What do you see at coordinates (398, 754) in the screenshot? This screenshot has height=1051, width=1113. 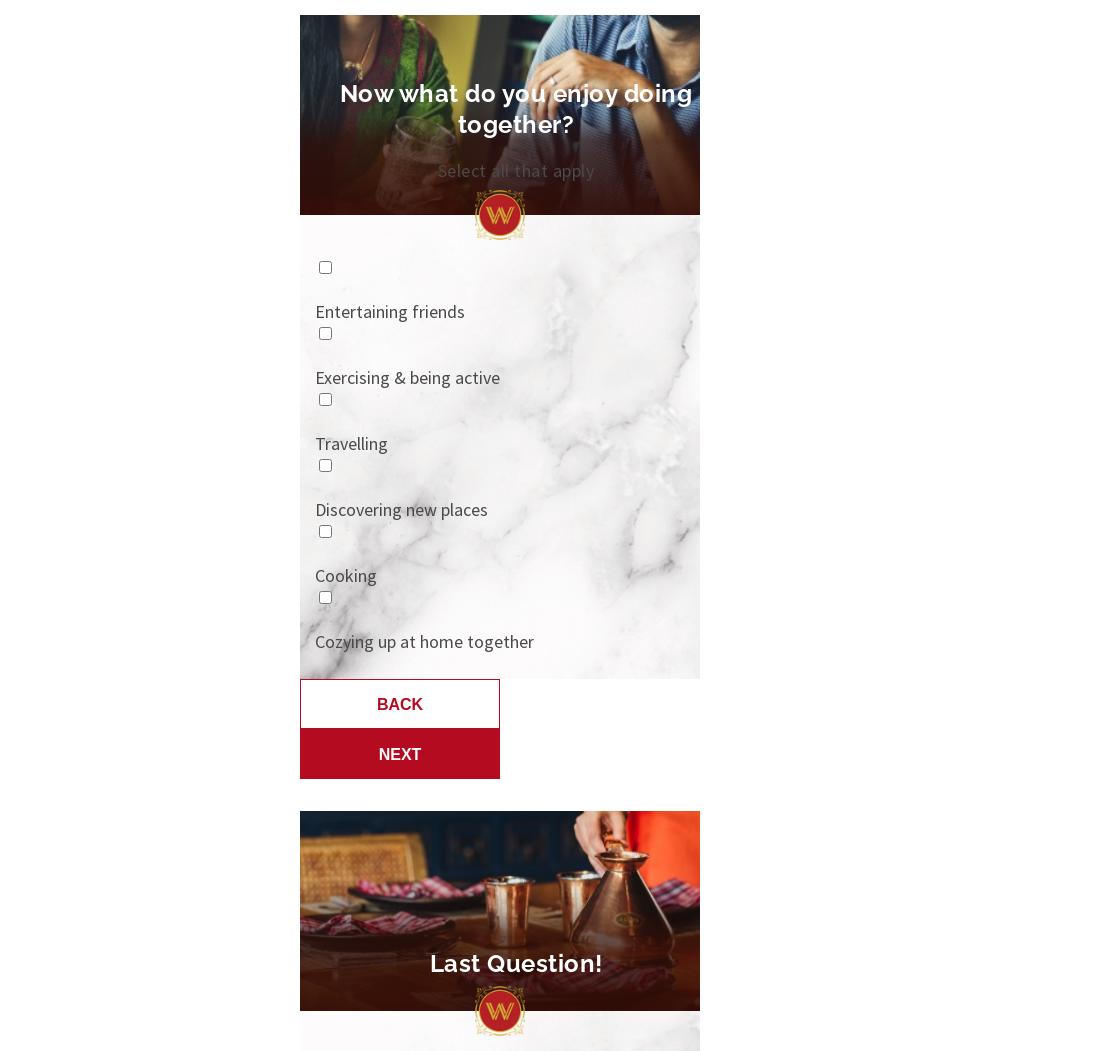 I see `'Next'` at bounding box center [398, 754].